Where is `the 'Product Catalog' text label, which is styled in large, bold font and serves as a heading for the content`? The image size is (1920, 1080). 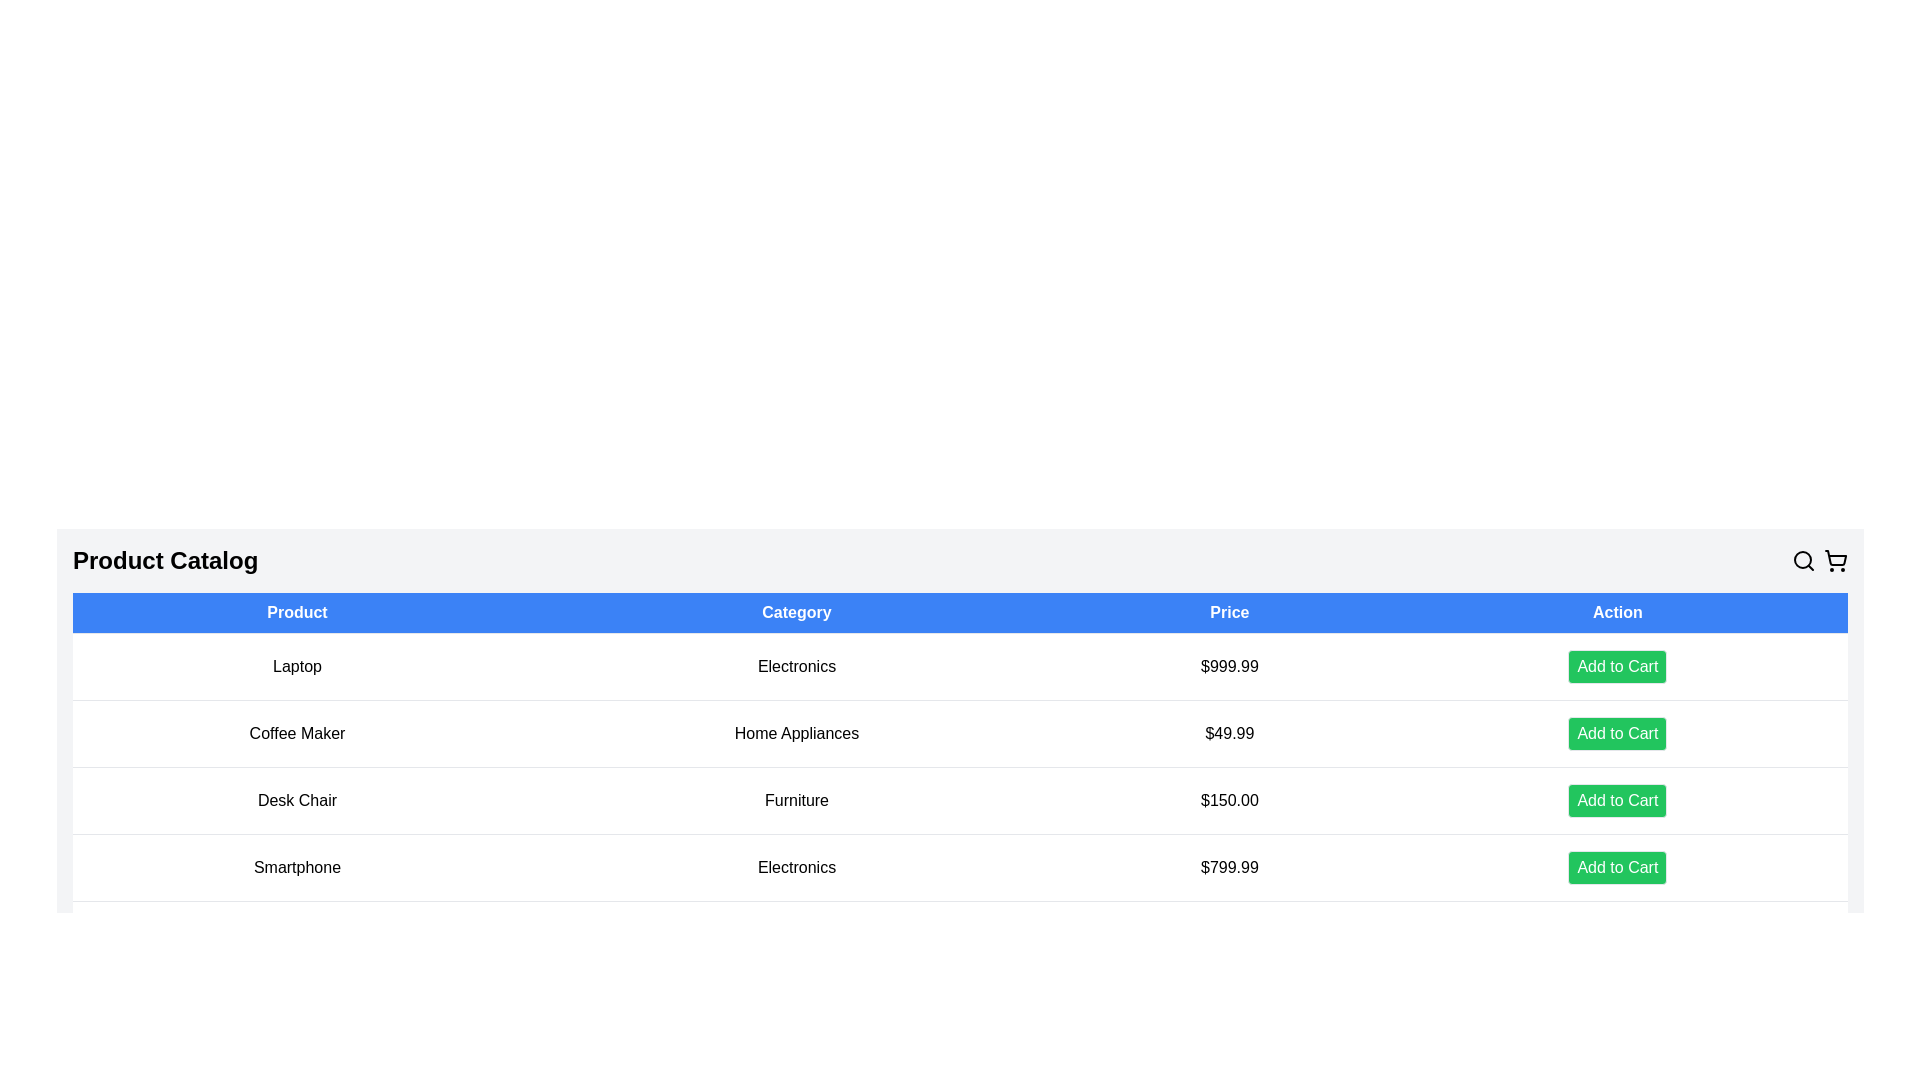
the 'Product Catalog' text label, which is styled in large, bold font and serves as a heading for the content is located at coordinates (165, 560).